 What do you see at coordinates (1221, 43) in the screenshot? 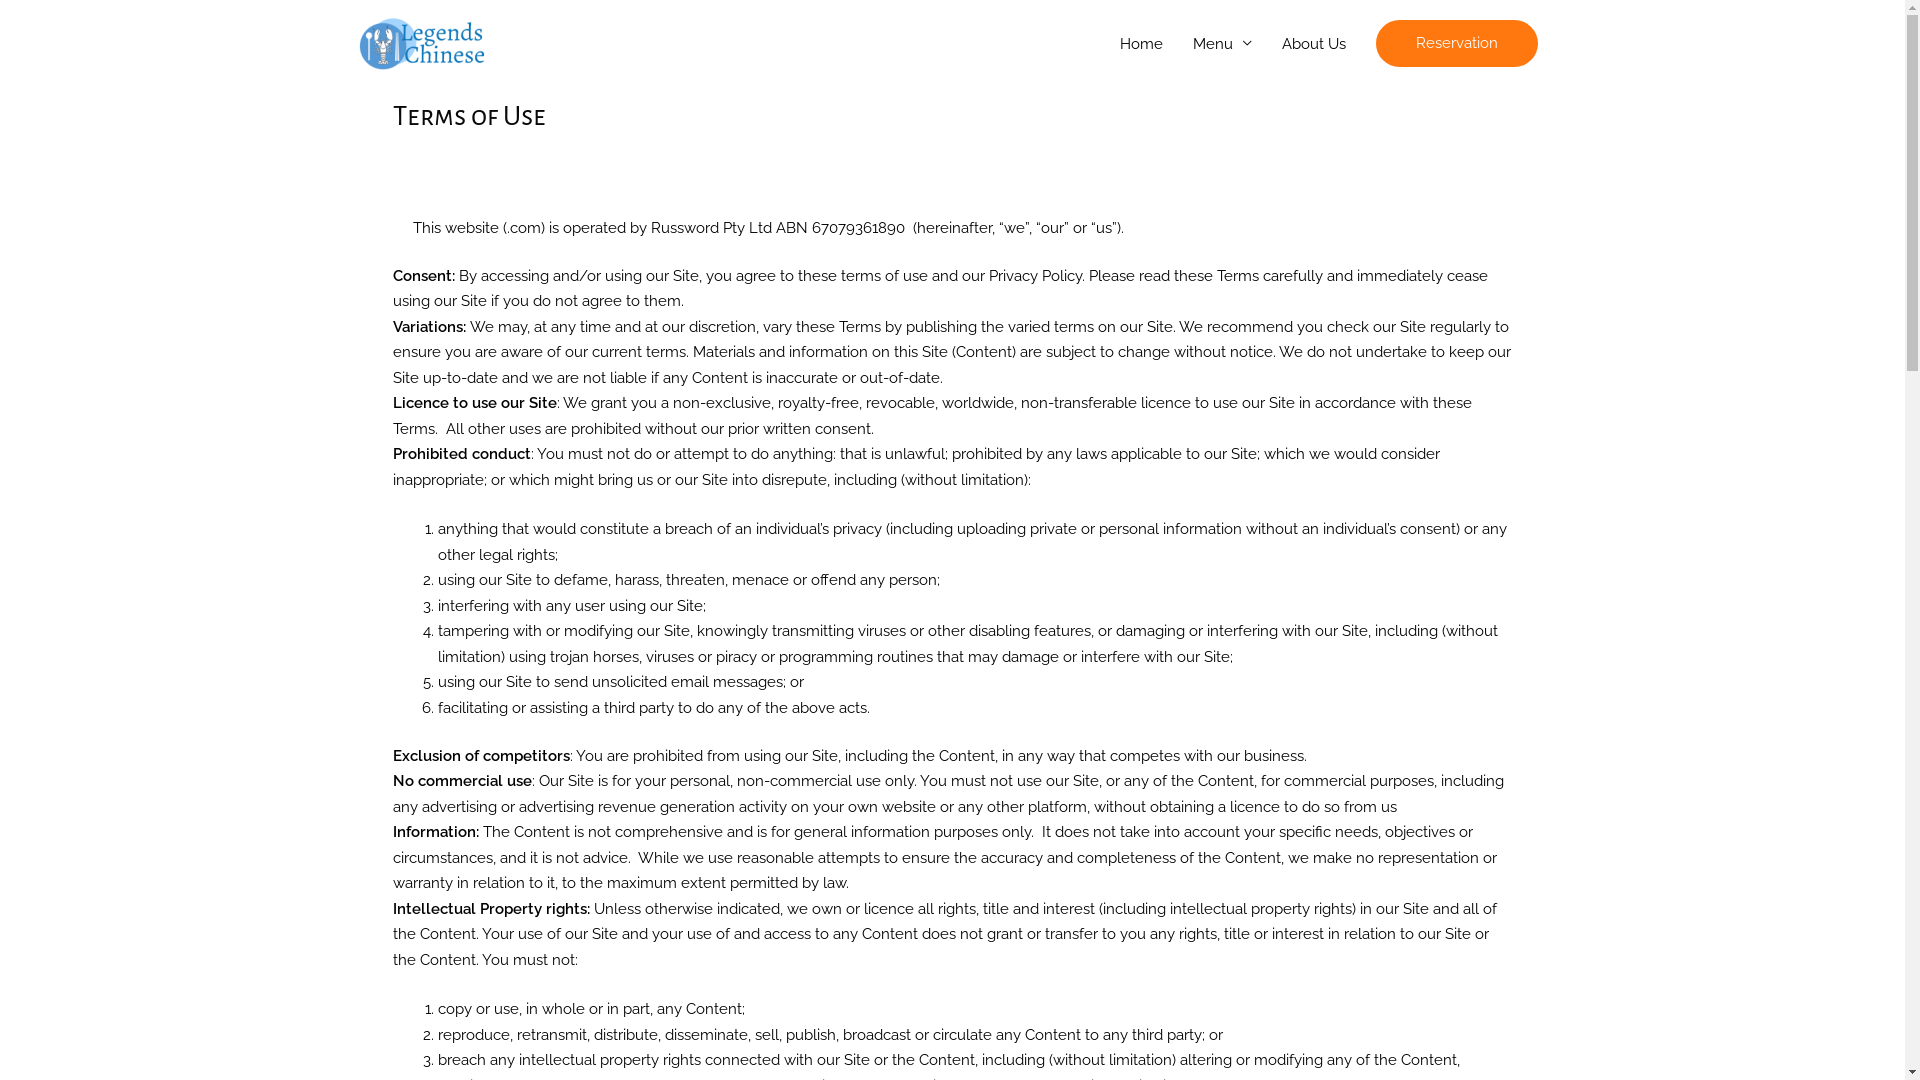
I see `'Menu'` at bounding box center [1221, 43].